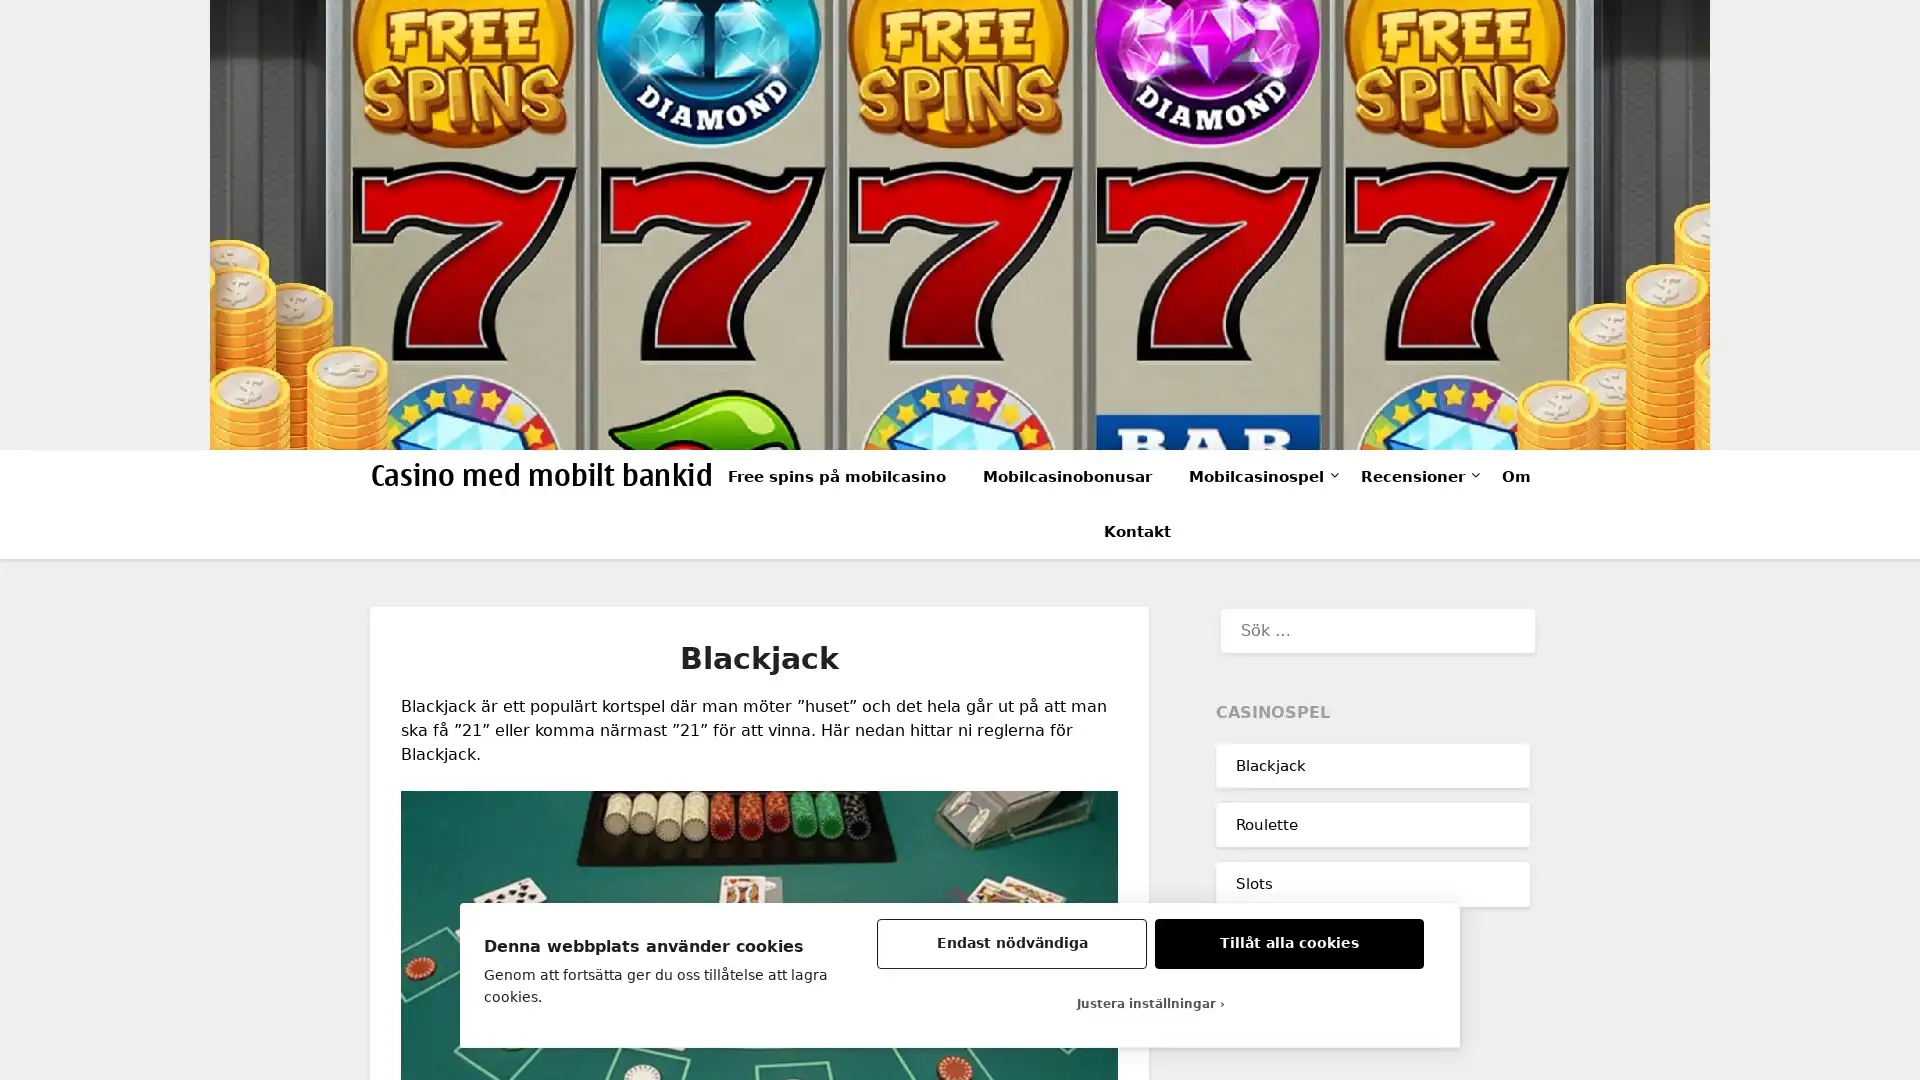 This screenshot has width=1920, height=1080. I want to click on Endast nodvandiga, so click(1011, 944).